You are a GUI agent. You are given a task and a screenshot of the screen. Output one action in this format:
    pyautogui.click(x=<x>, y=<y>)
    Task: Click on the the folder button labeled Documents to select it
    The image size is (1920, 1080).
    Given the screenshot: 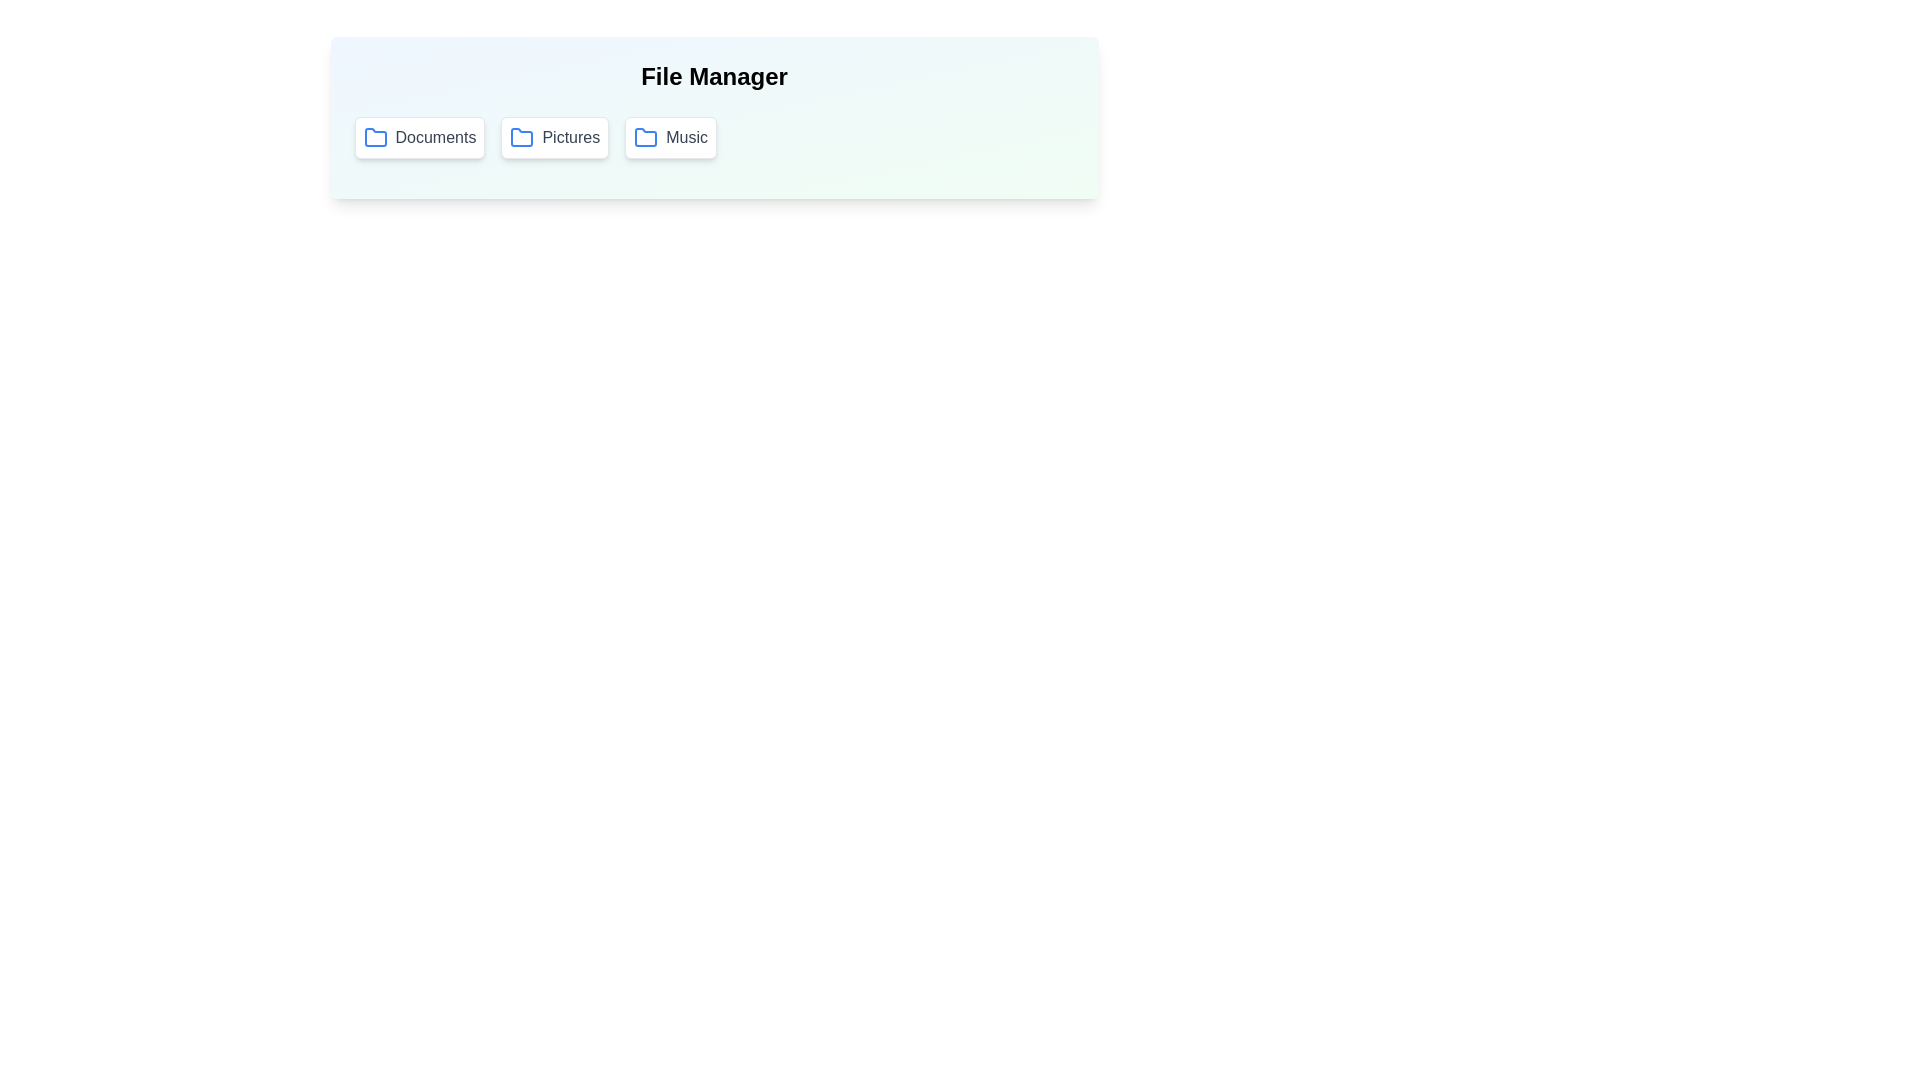 What is the action you would take?
    pyautogui.click(x=418, y=137)
    